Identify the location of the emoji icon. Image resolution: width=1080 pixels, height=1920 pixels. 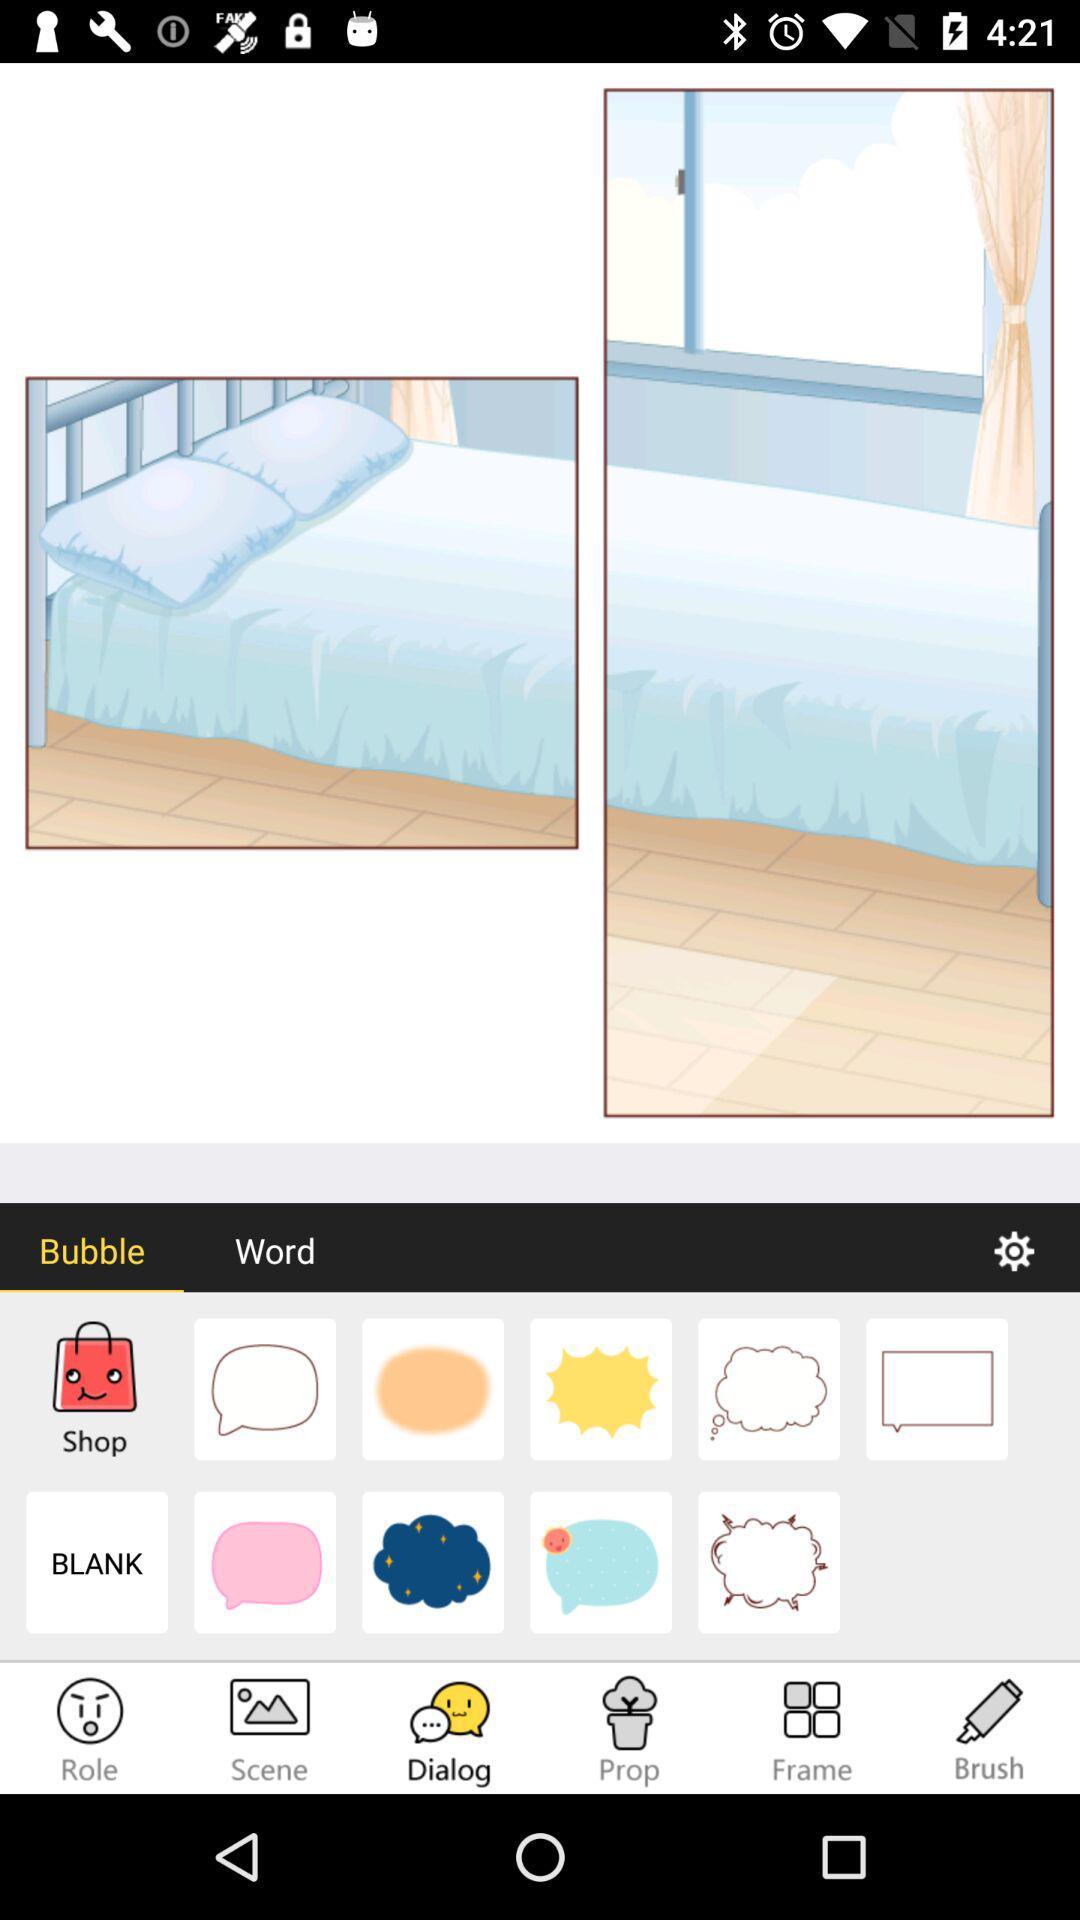
(88, 1730).